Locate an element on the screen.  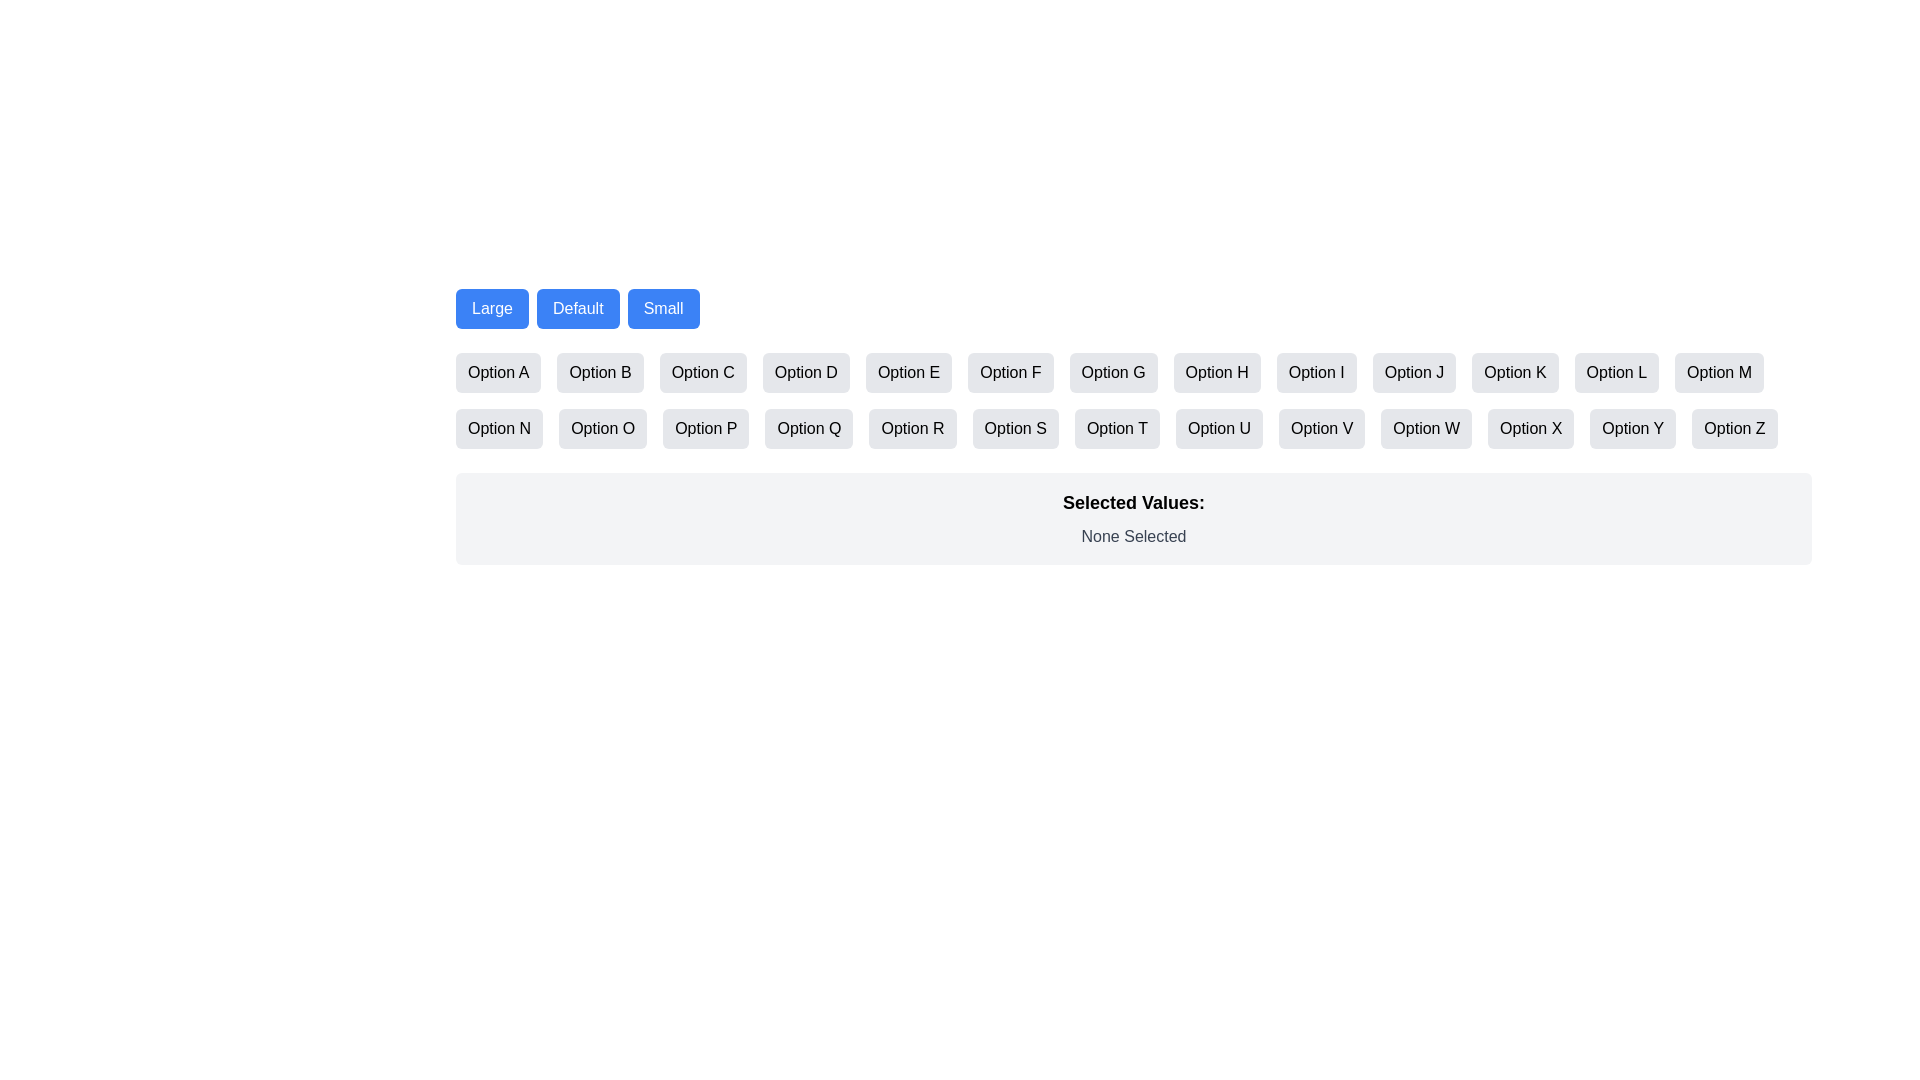
the button labeled 'Option G', which is displayed in black sans-serif font within a light gray rounded rectangle is located at coordinates (1112, 373).